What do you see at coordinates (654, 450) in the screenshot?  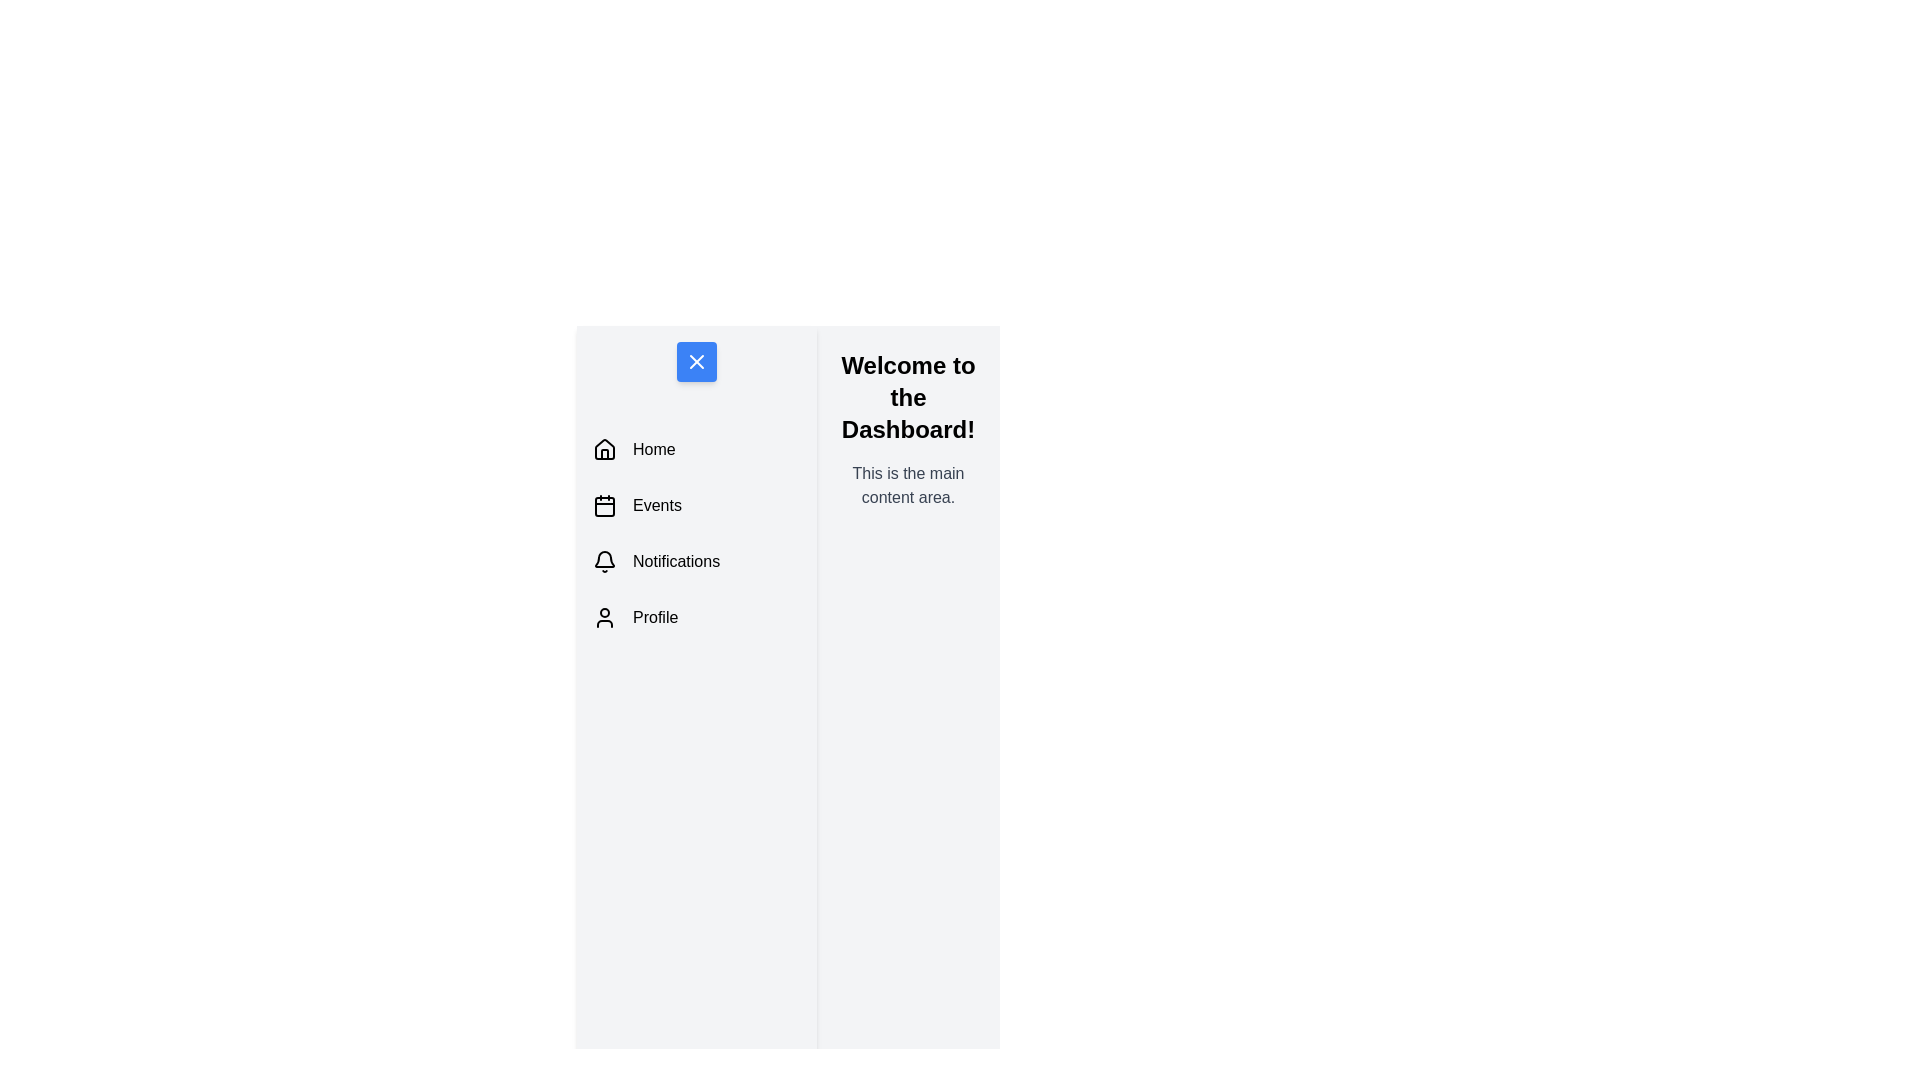 I see `the text label reading 'Home' in the vertical navigation menu, which is styled with a sans-serif font and positioned next to a house-shaped icon` at bounding box center [654, 450].